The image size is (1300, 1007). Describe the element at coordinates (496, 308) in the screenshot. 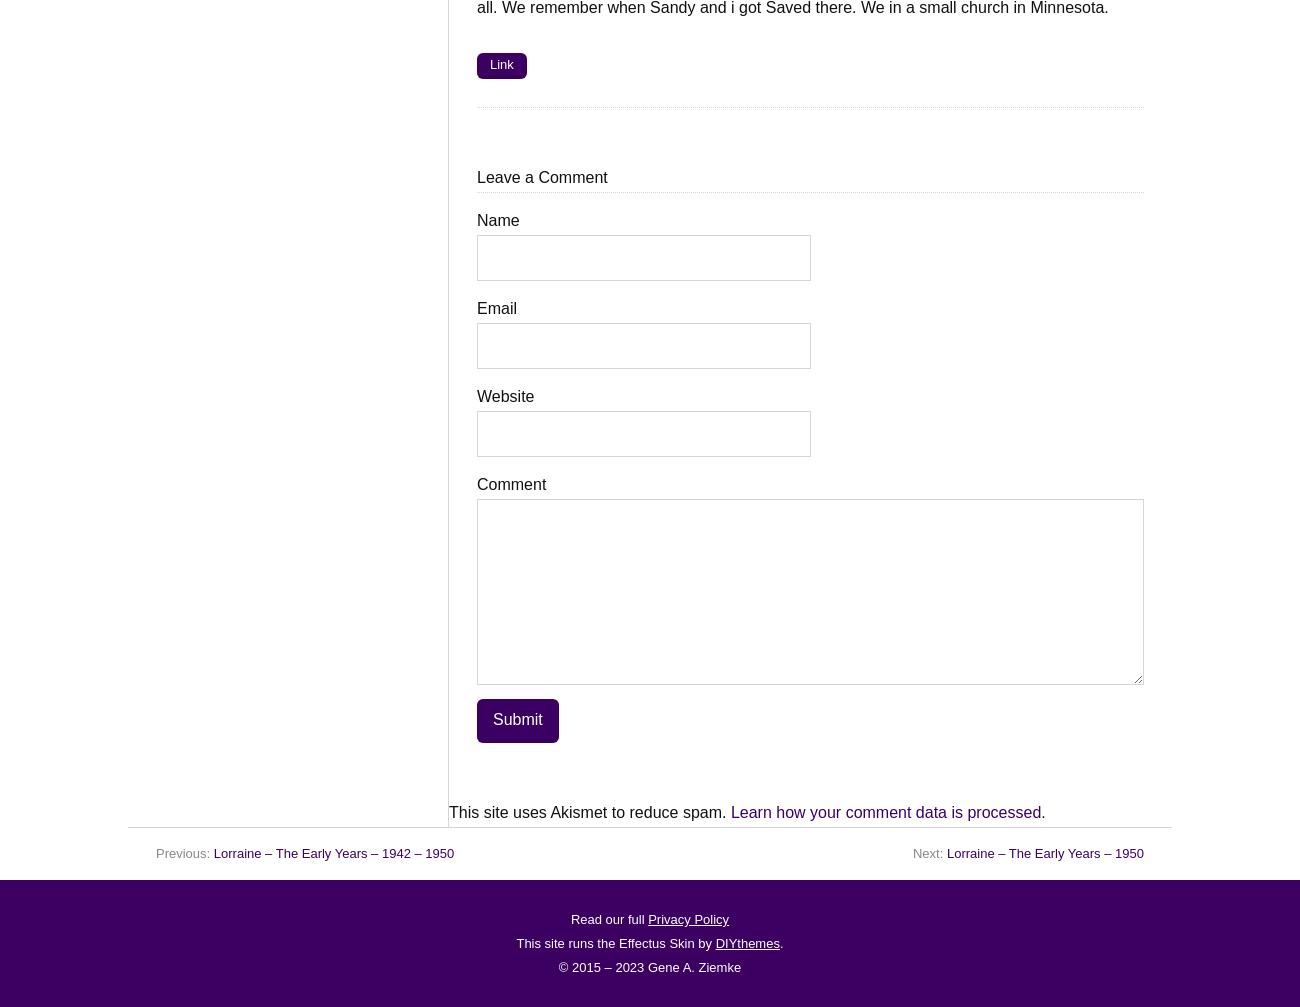

I see `'Email'` at that location.